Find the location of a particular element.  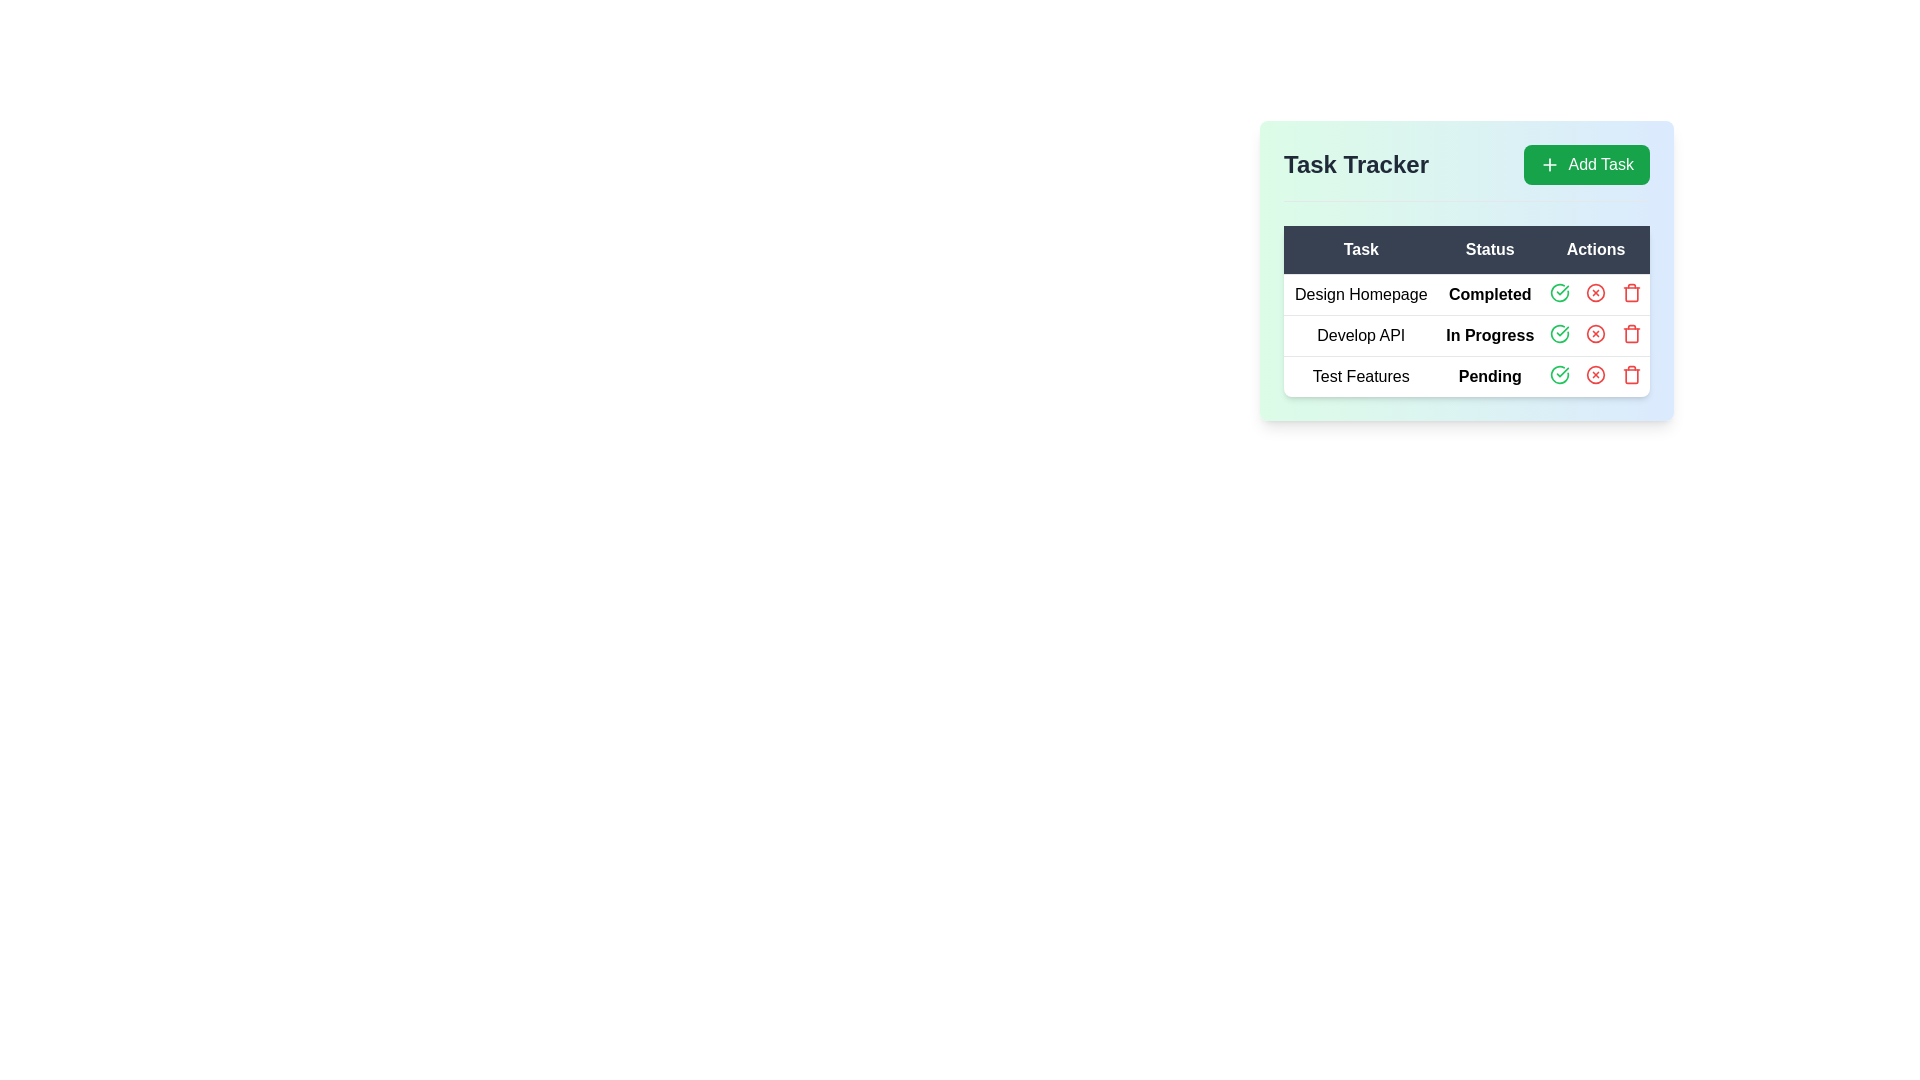

the trash can icon in the Actions column of the second row in the task tracker table is located at coordinates (1632, 334).